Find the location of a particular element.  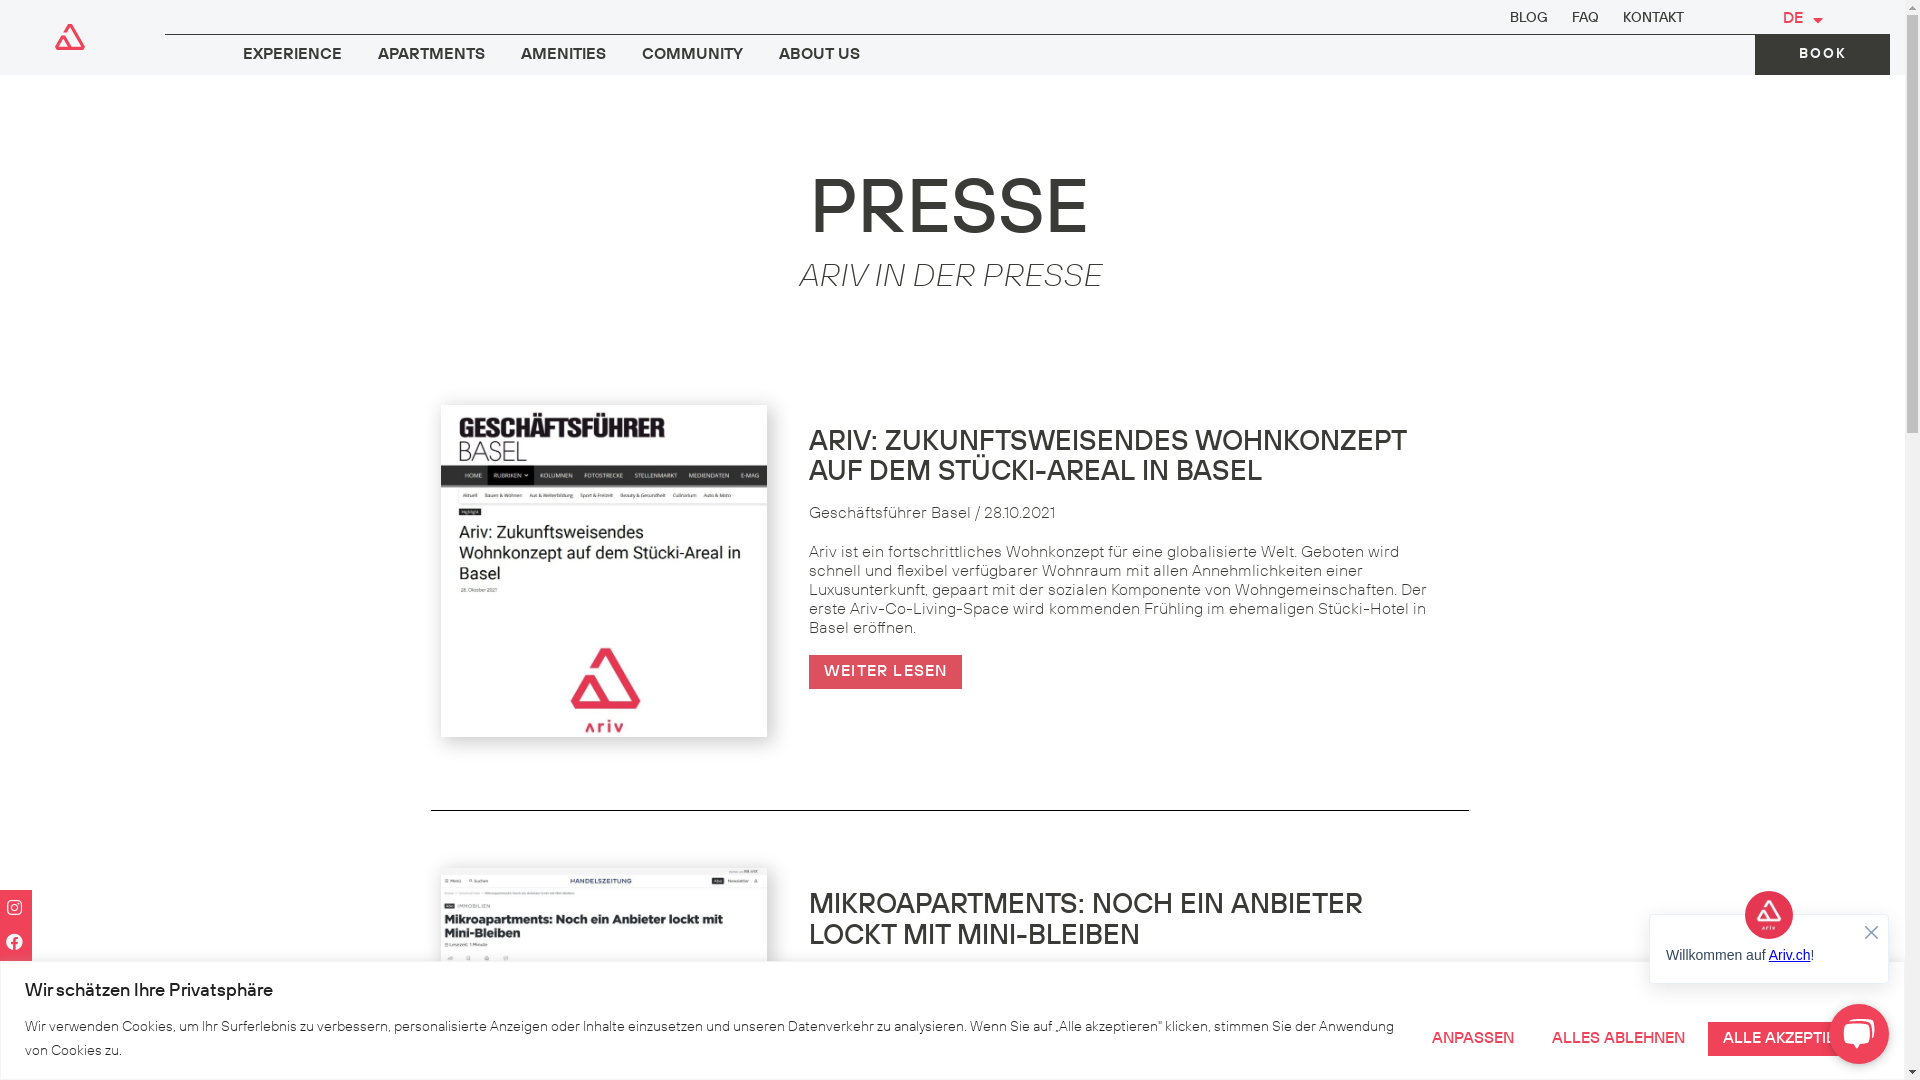

'APARTMENTS' is located at coordinates (430, 54).